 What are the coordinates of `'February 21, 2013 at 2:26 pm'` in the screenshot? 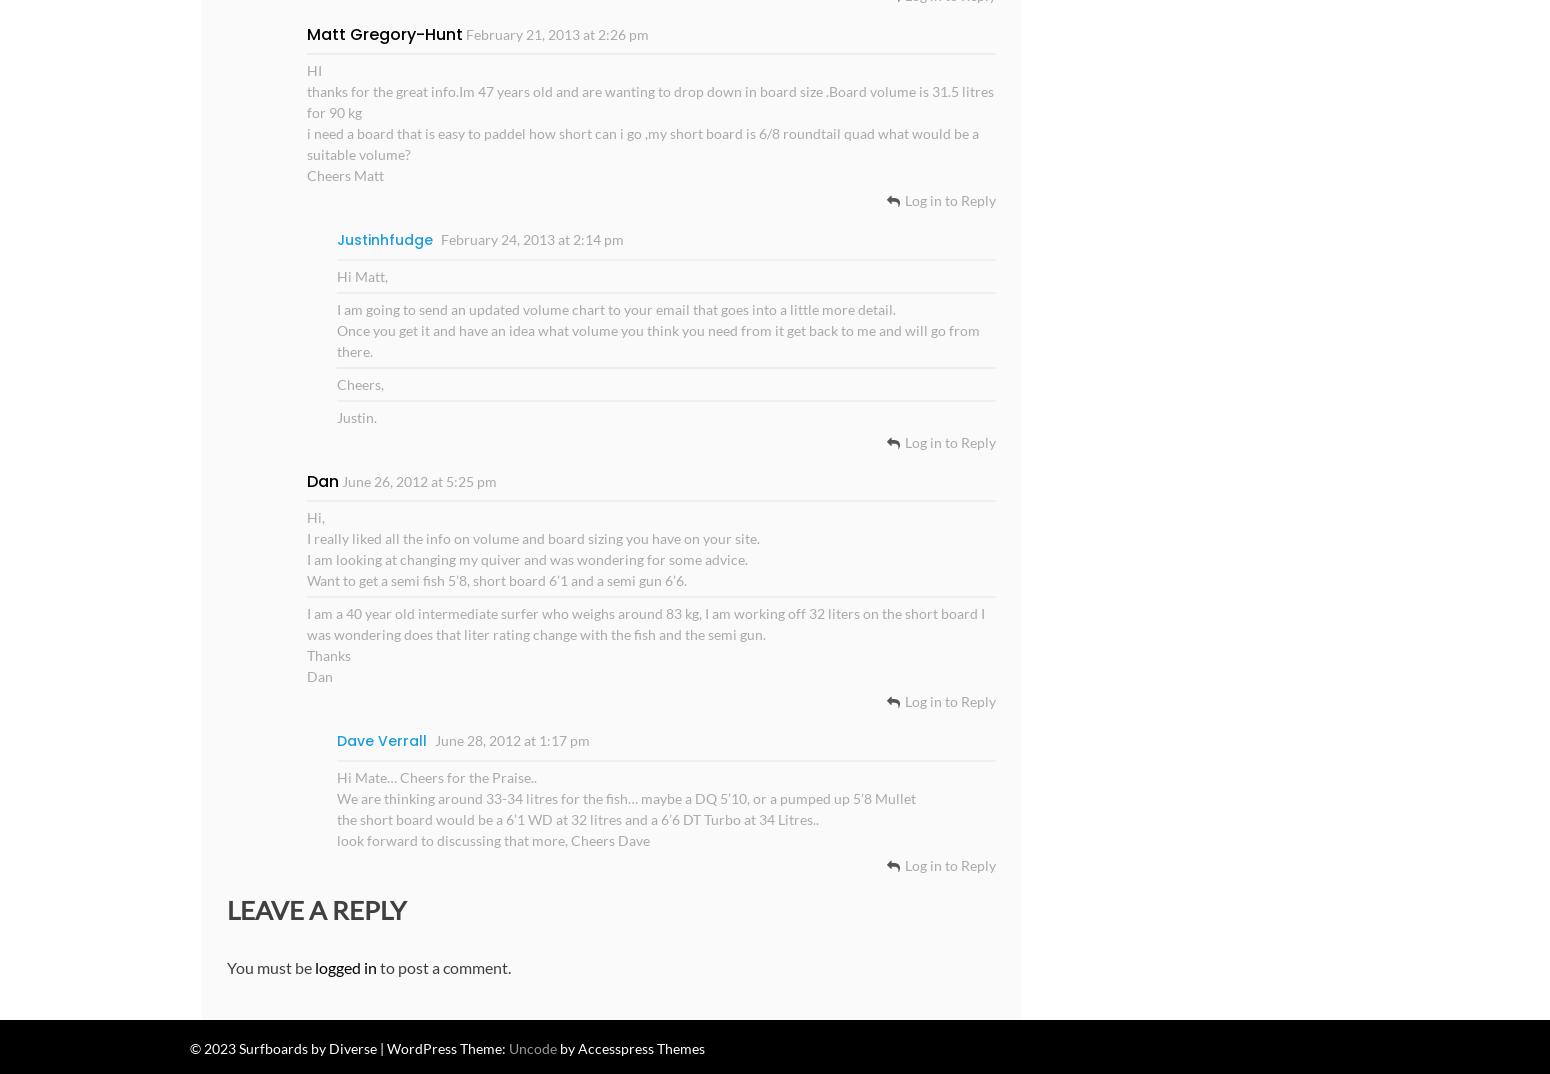 It's located at (556, 32).